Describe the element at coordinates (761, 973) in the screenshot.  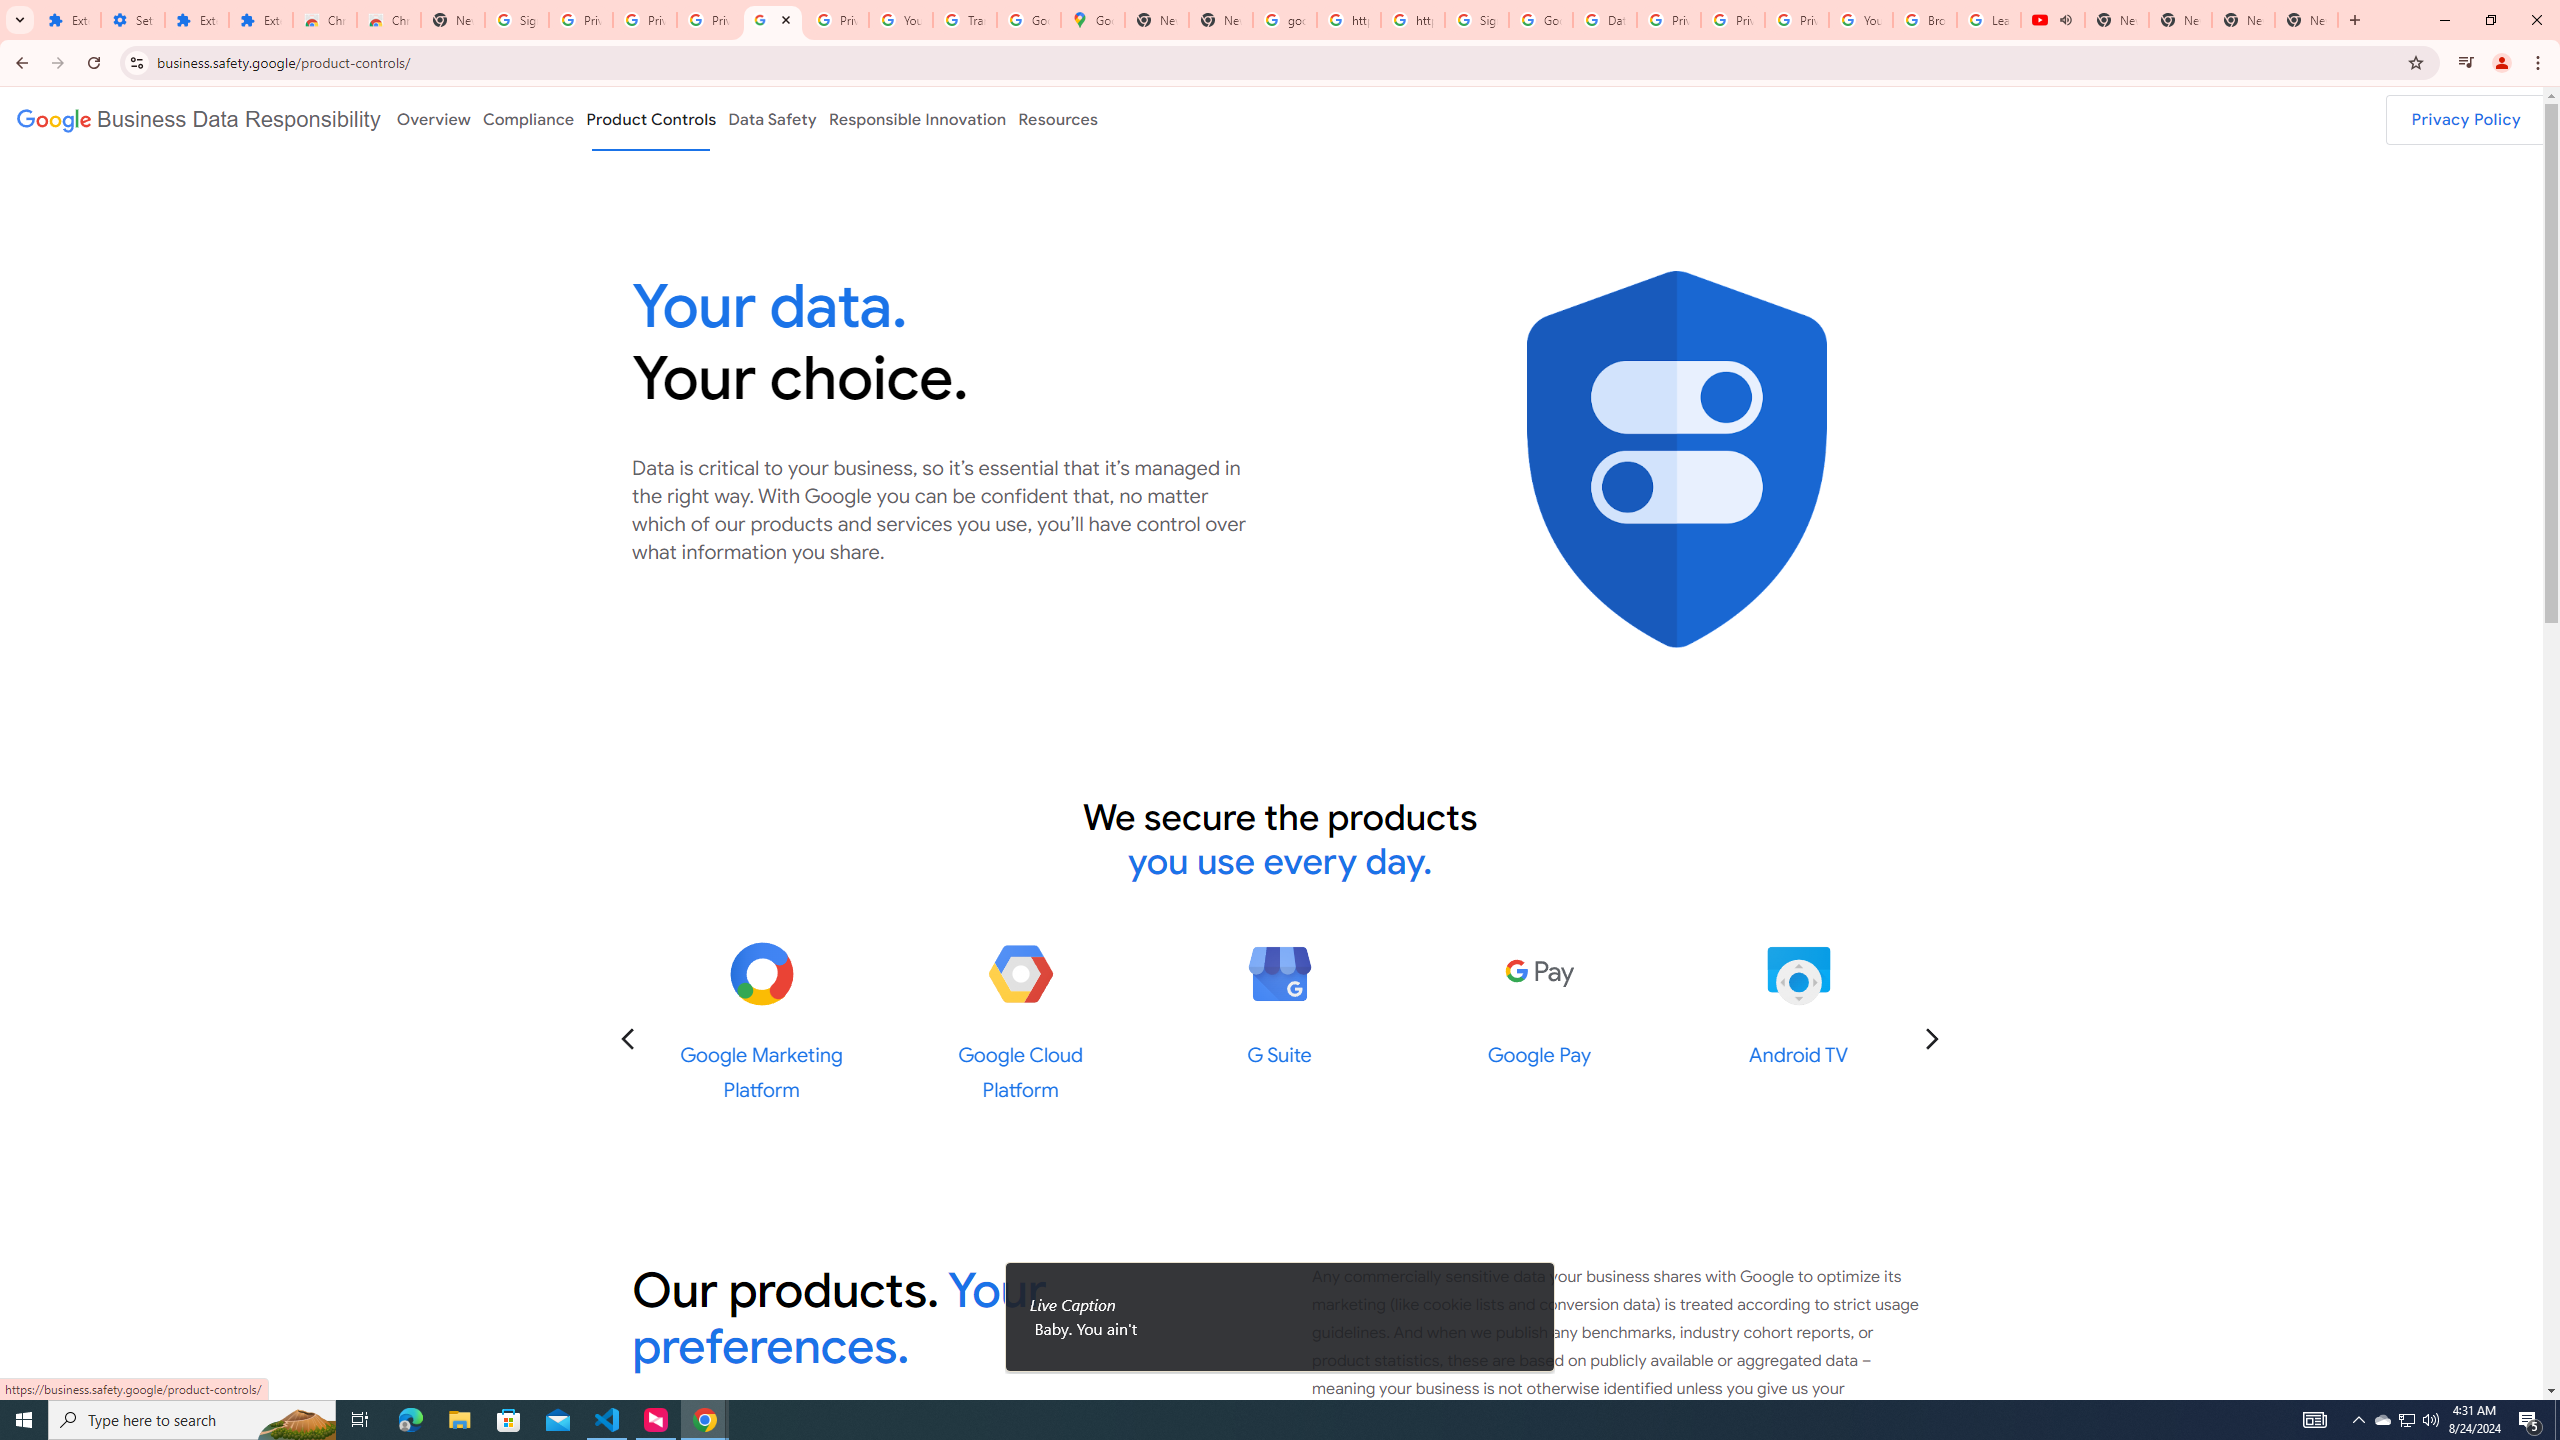
I see `'Google Marketing Platform'` at that location.